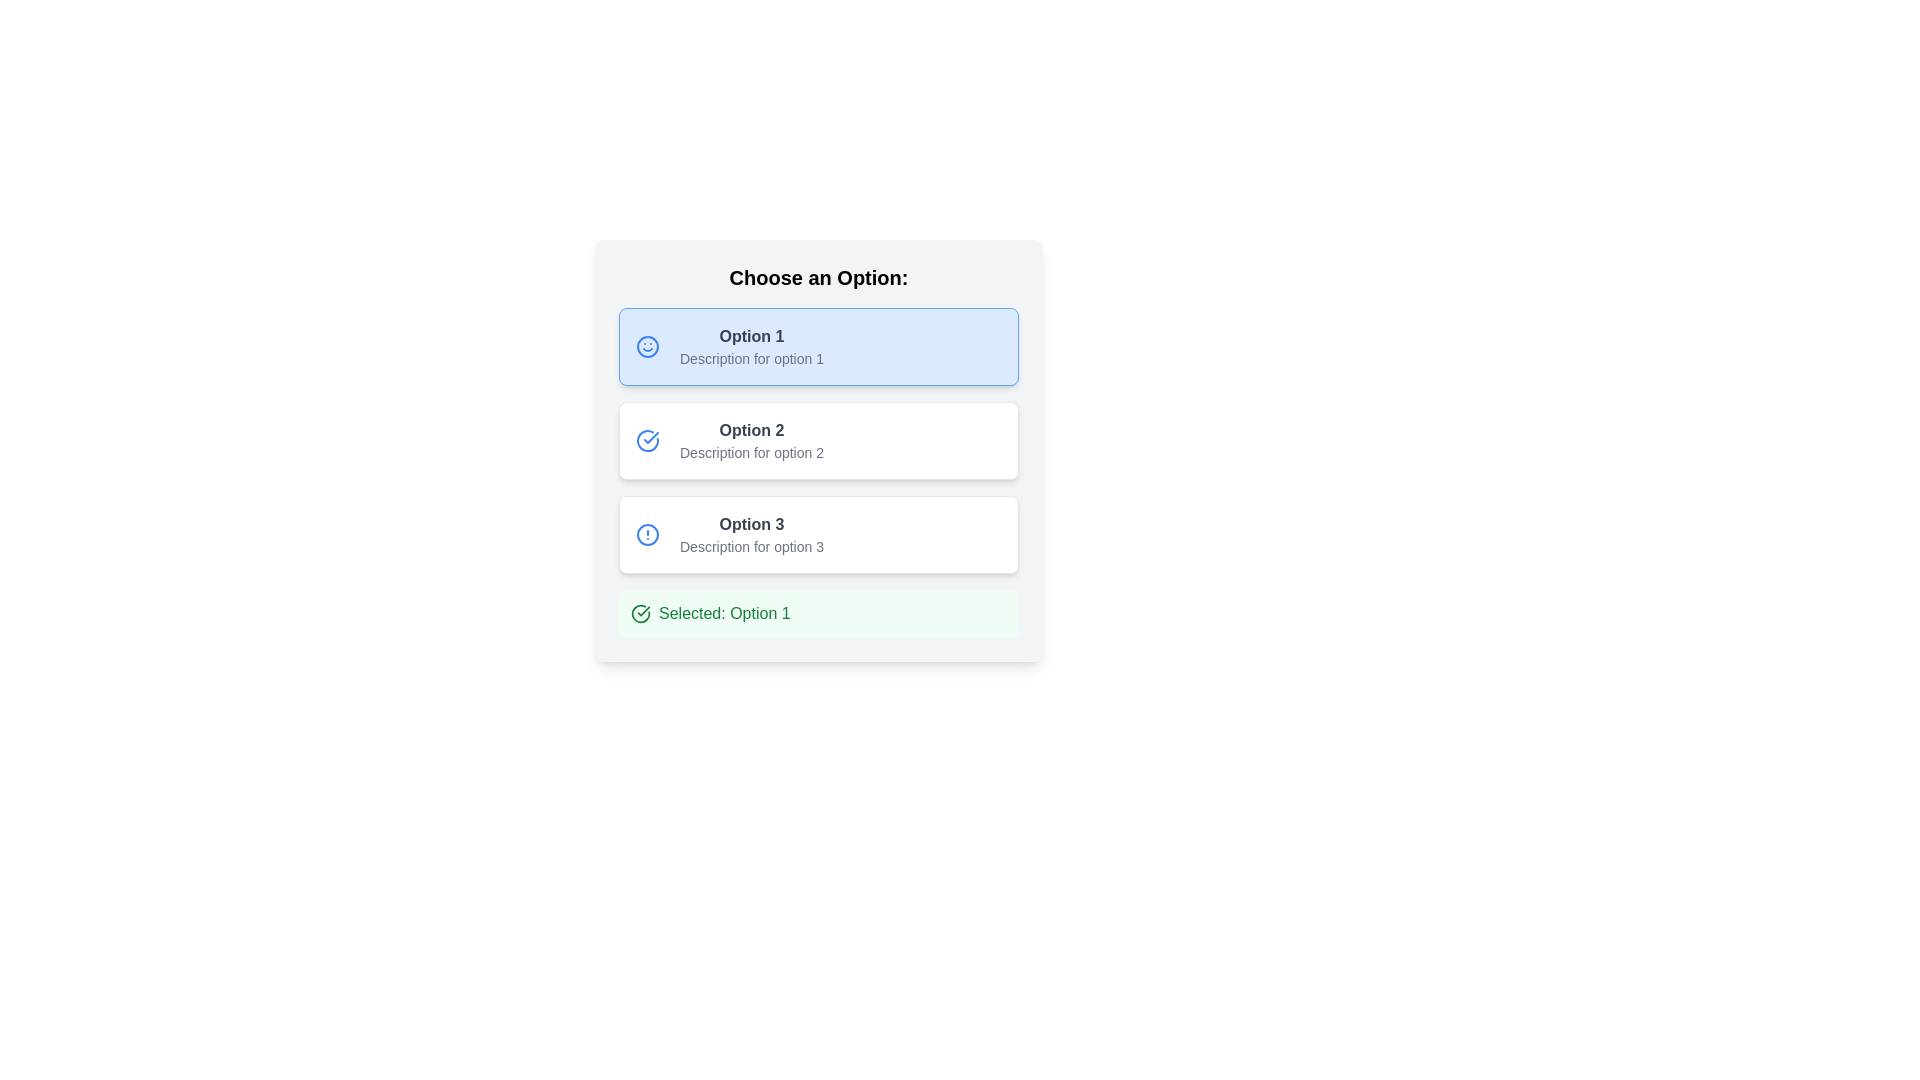 The width and height of the screenshot is (1920, 1080). Describe the element at coordinates (648, 346) in the screenshot. I see `the circular vector element that symbolizes happiness, which is part of the SVG icon within the 'Option 1' button` at that location.